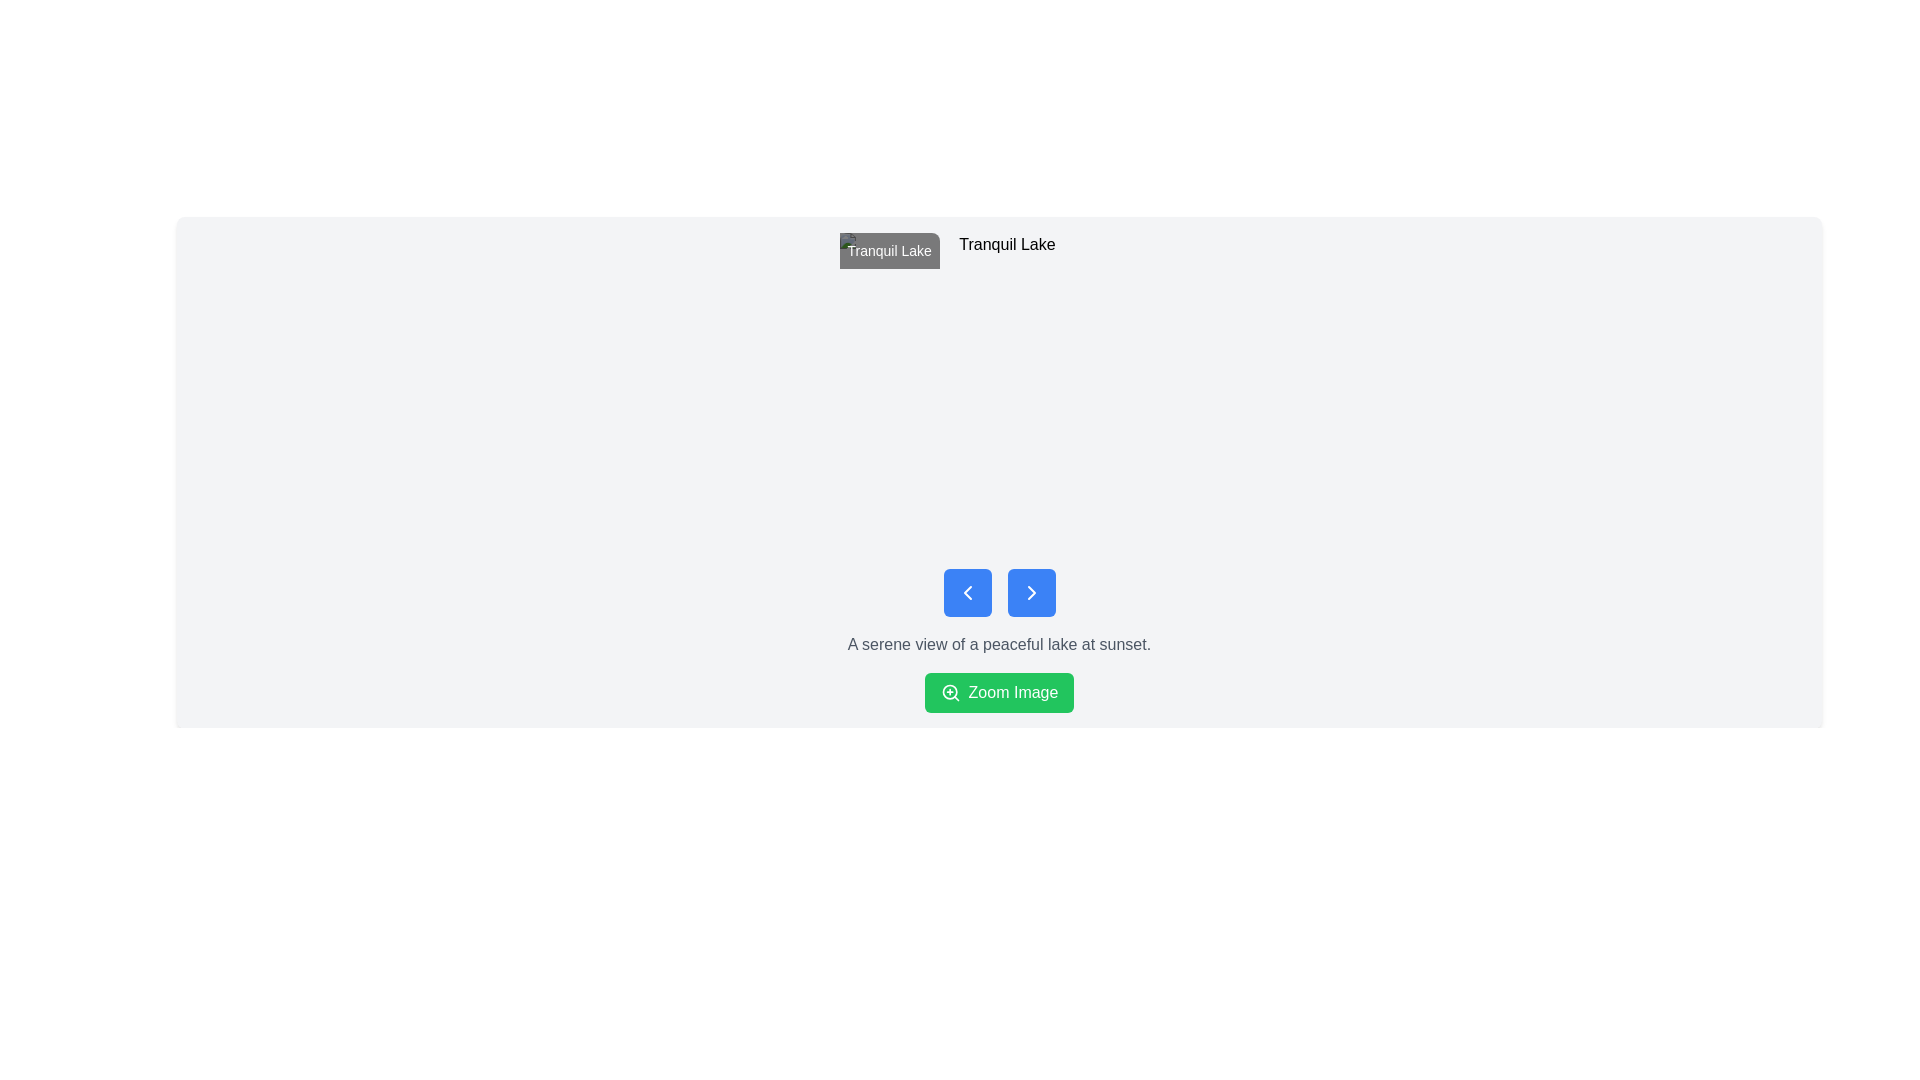 The width and height of the screenshot is (1920, 1080). What do you see at coordinates (967, 592) in the screenshot?
I see `the 'previous' navigation button located on the left side of its sibling button at the bottom of the interface` at bounding box center [967, 592].